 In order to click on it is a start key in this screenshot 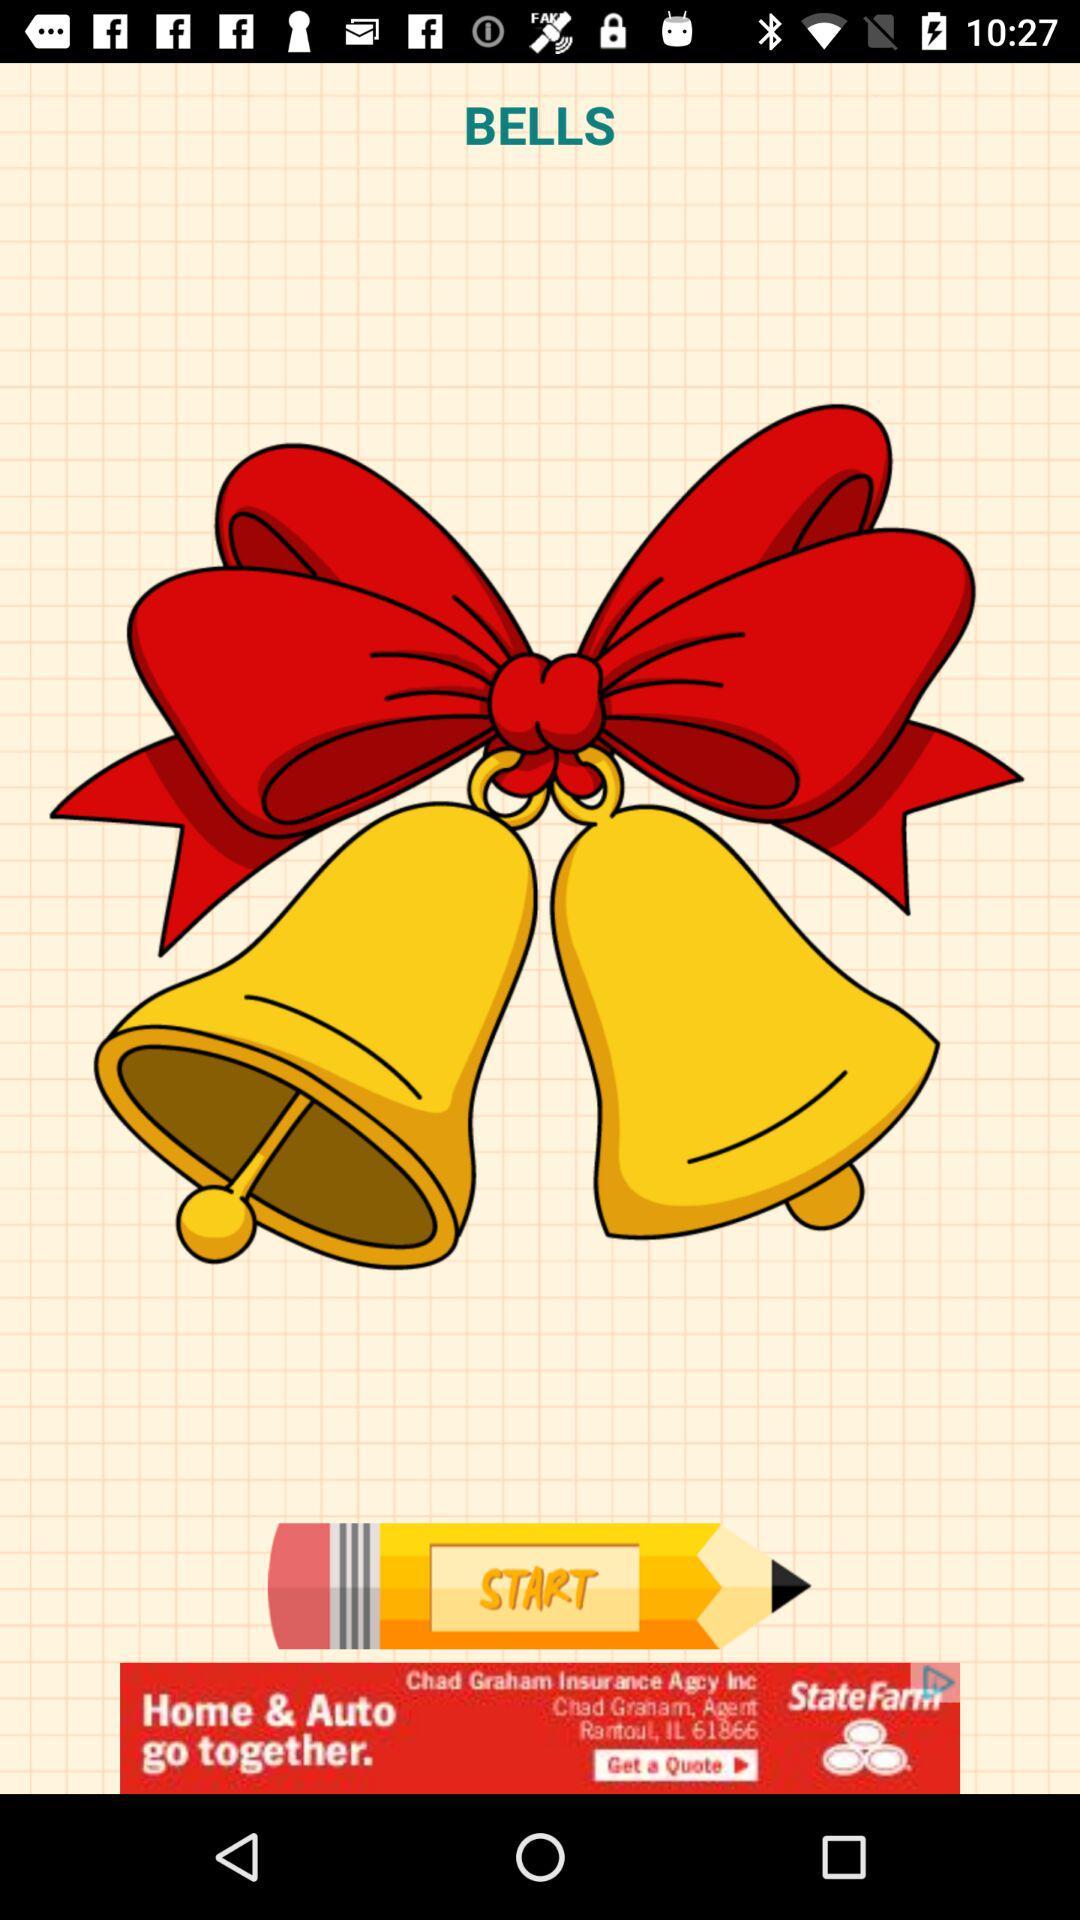, I will do `click(538, 1585)`.